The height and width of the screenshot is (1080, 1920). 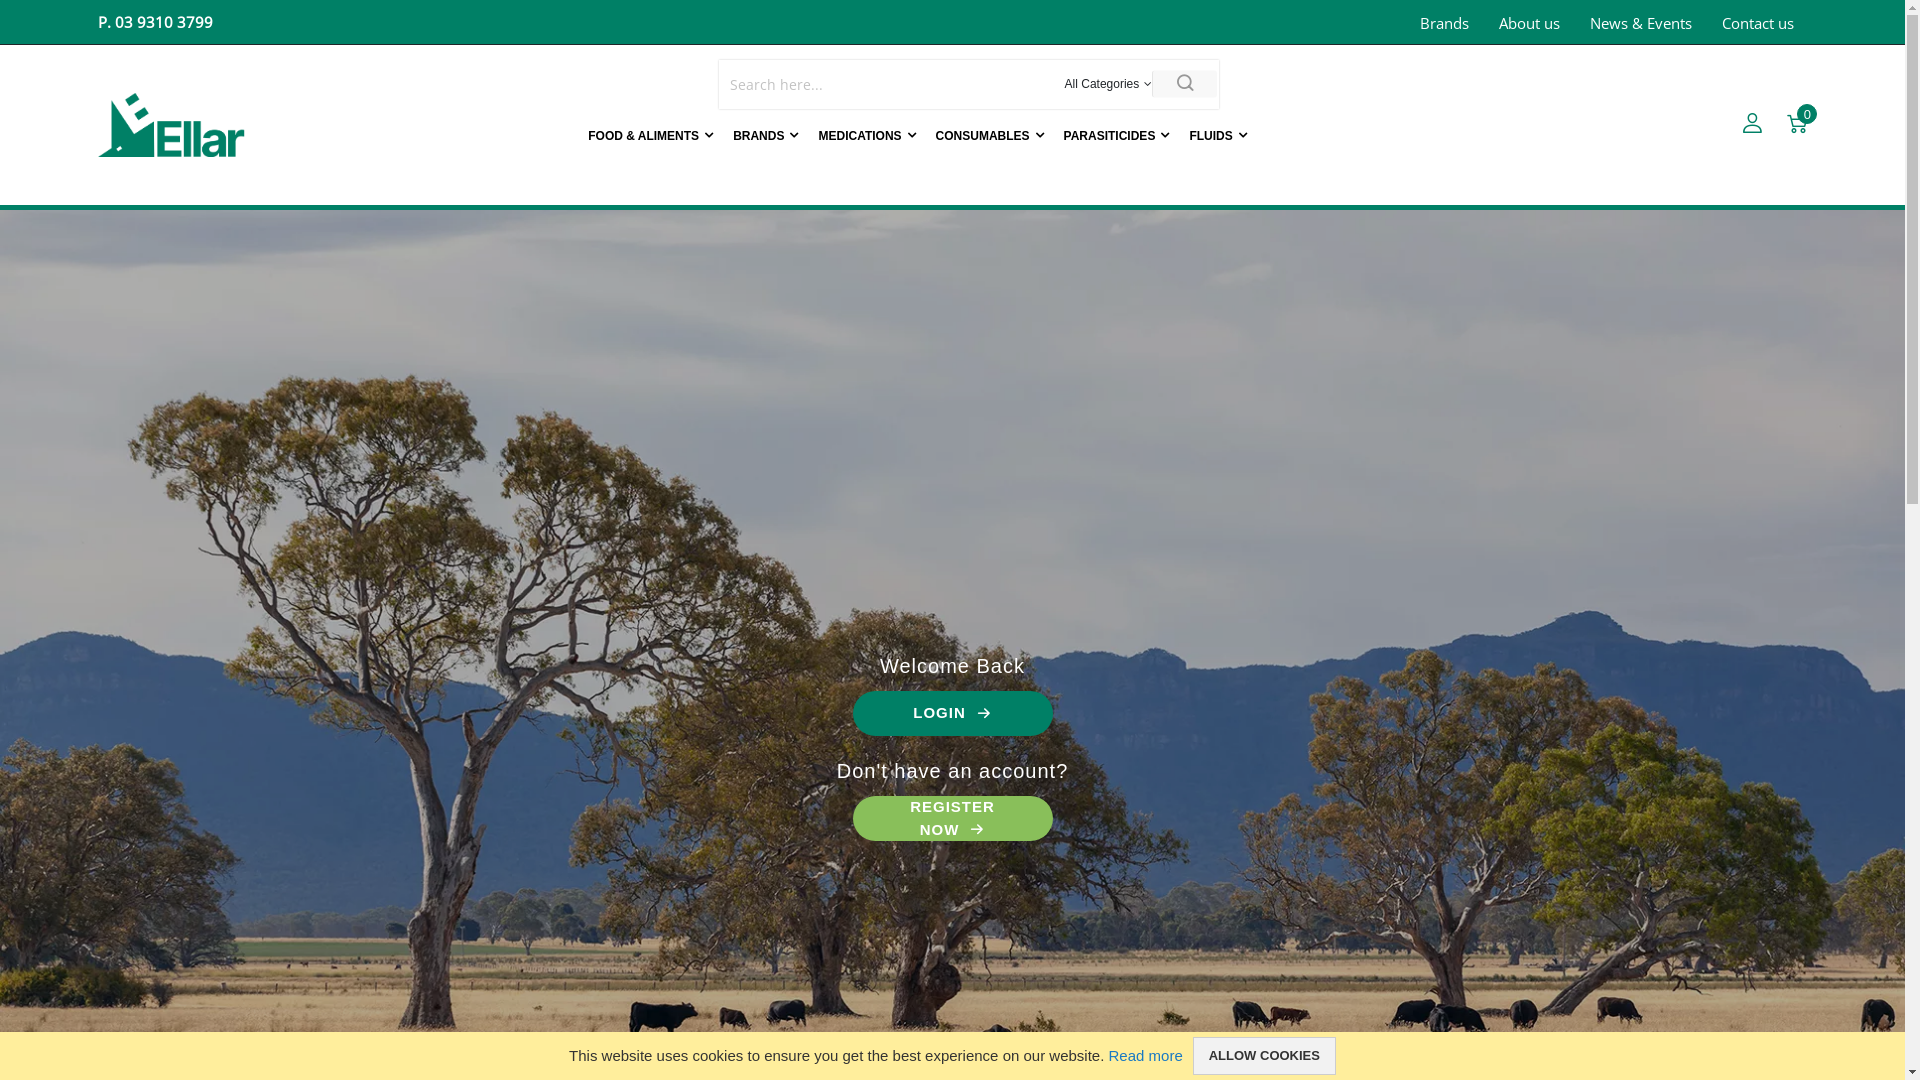 What do you see at coordinates (1179, 135) in the screenshot?
I see `'FLUIDS'` at bounding box center [1179, 135].